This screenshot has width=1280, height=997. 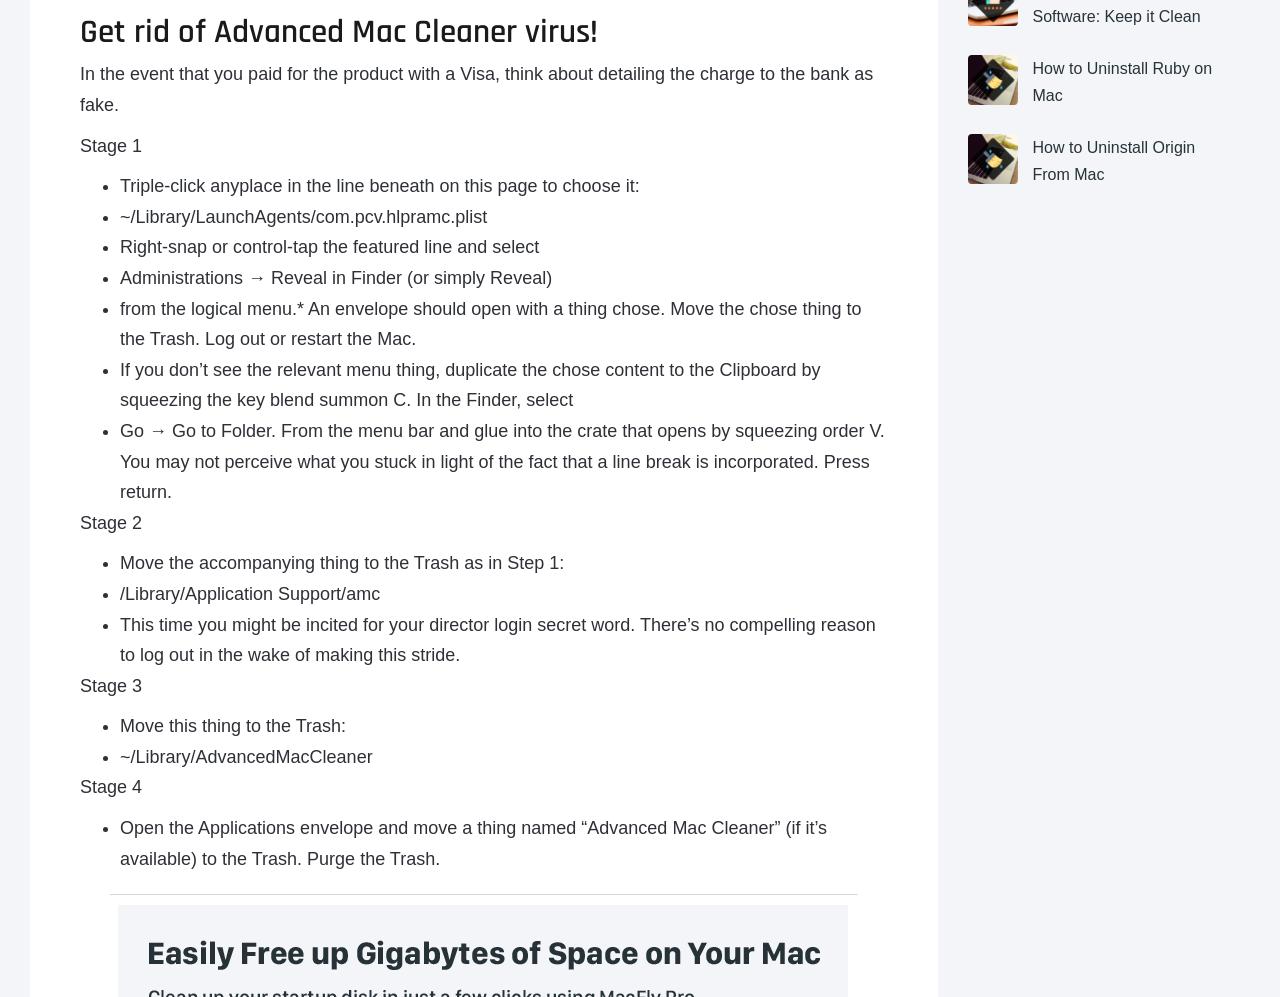 I want to click on 'If you don’t see the relevant menu thing, duplicate the chose content to the Clipboard by squeezing the key blend summon C. In the Finder, select', so click(x=119, y=384).